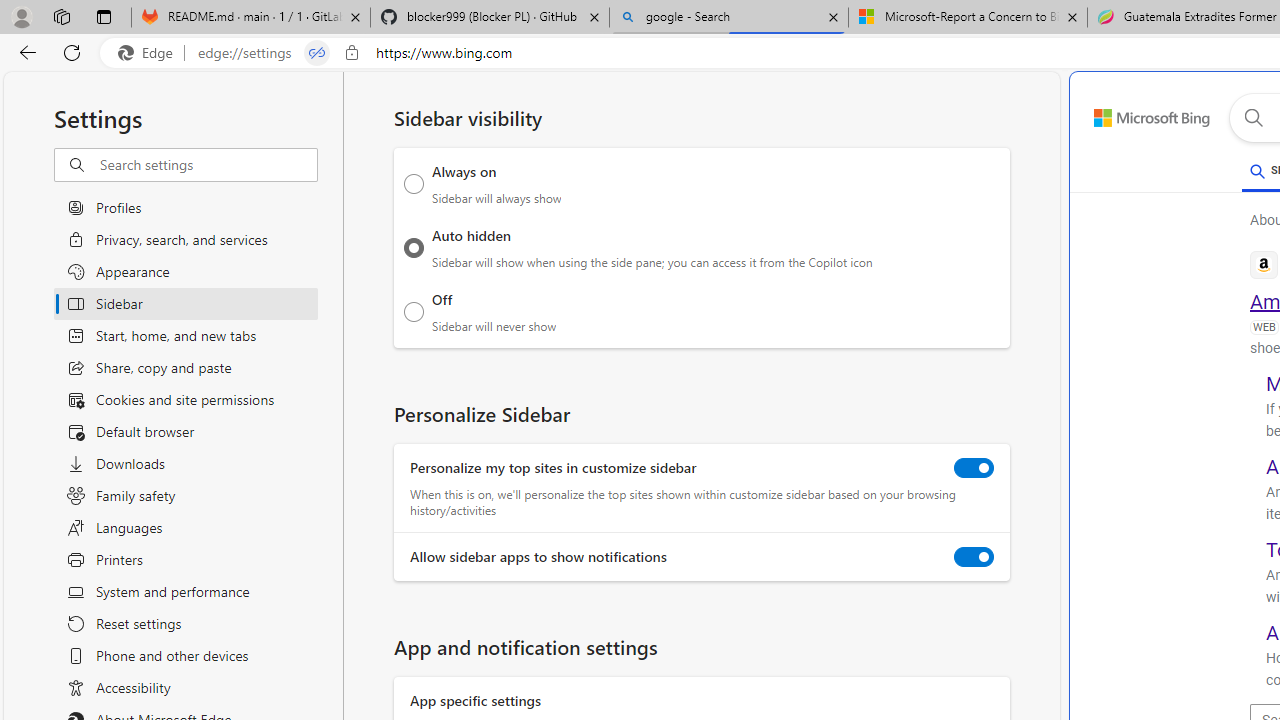 The height and width of the screenshot is (720, 1280). I want to click on 'Tab actions menu', so click(103, 16).